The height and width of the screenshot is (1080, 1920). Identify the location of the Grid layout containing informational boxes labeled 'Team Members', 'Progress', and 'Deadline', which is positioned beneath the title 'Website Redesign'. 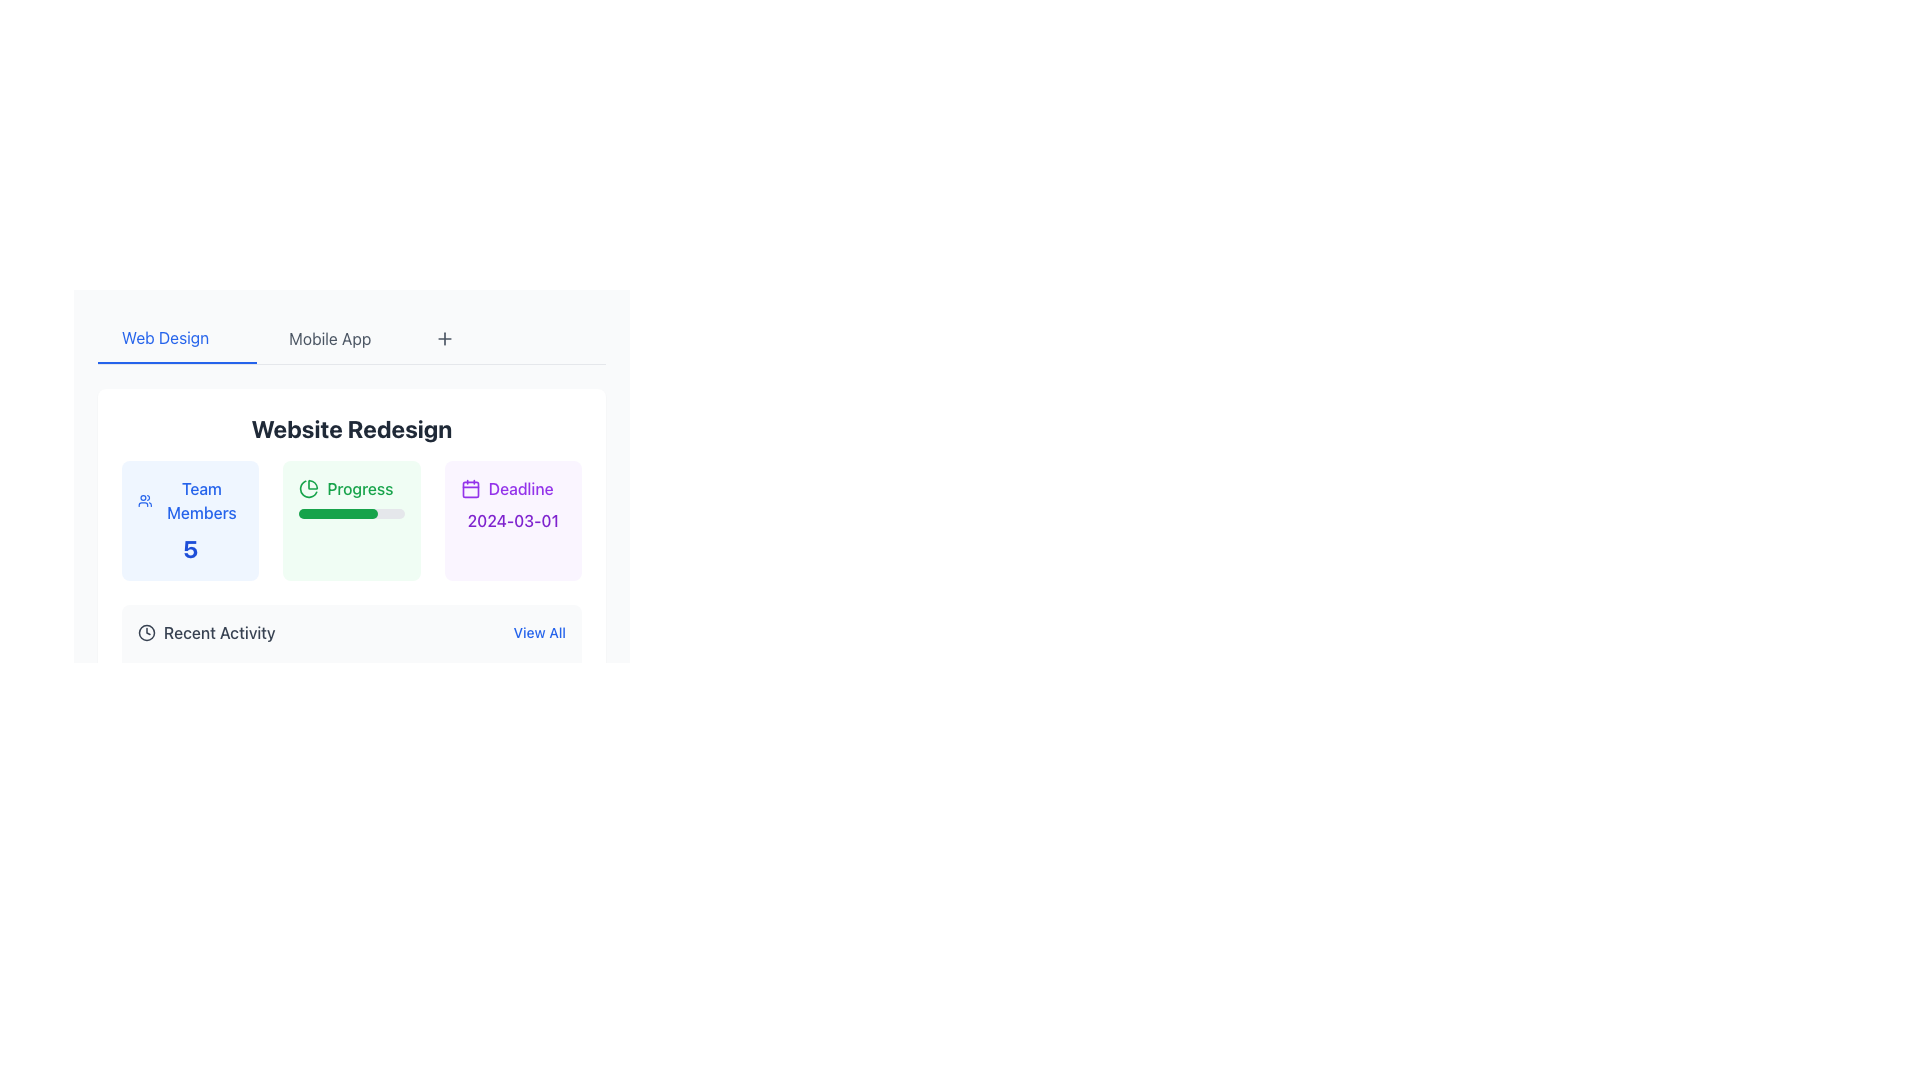
(351, 519).